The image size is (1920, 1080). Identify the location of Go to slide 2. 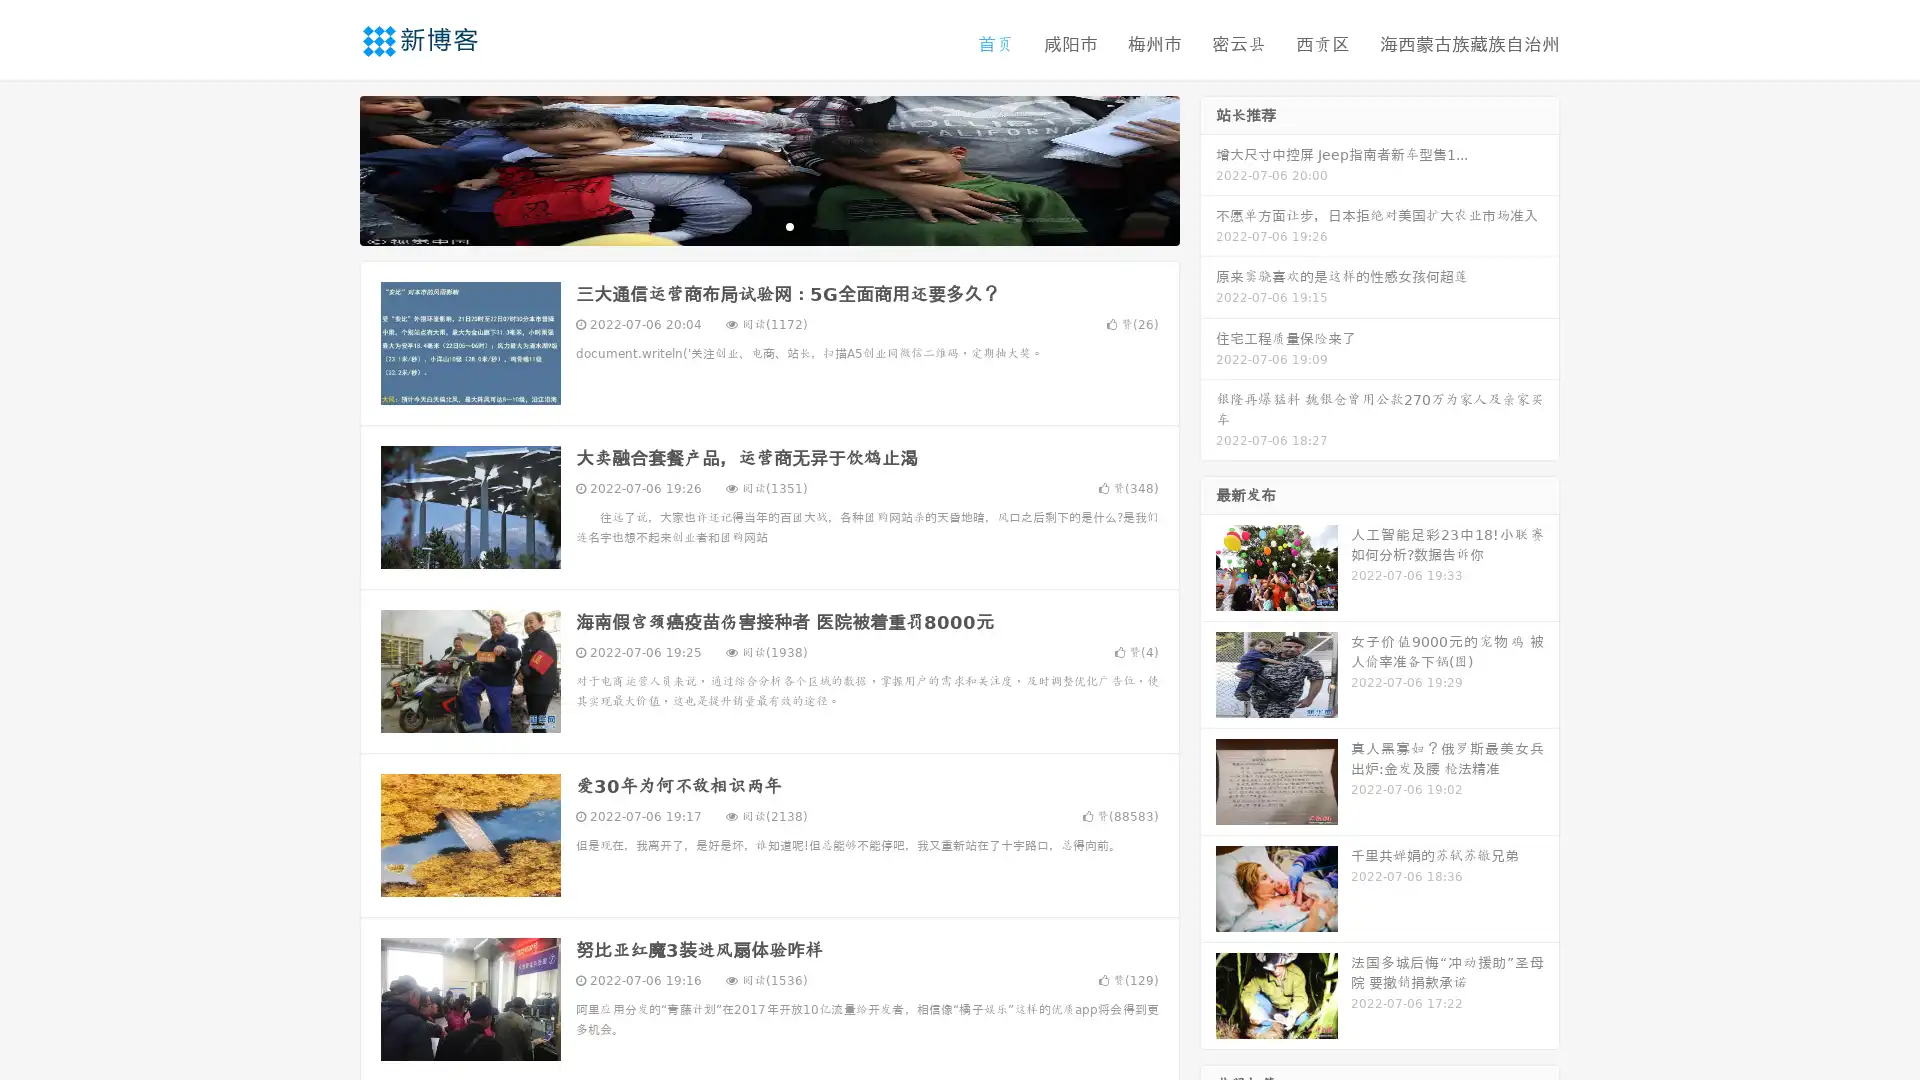
(768, 225).